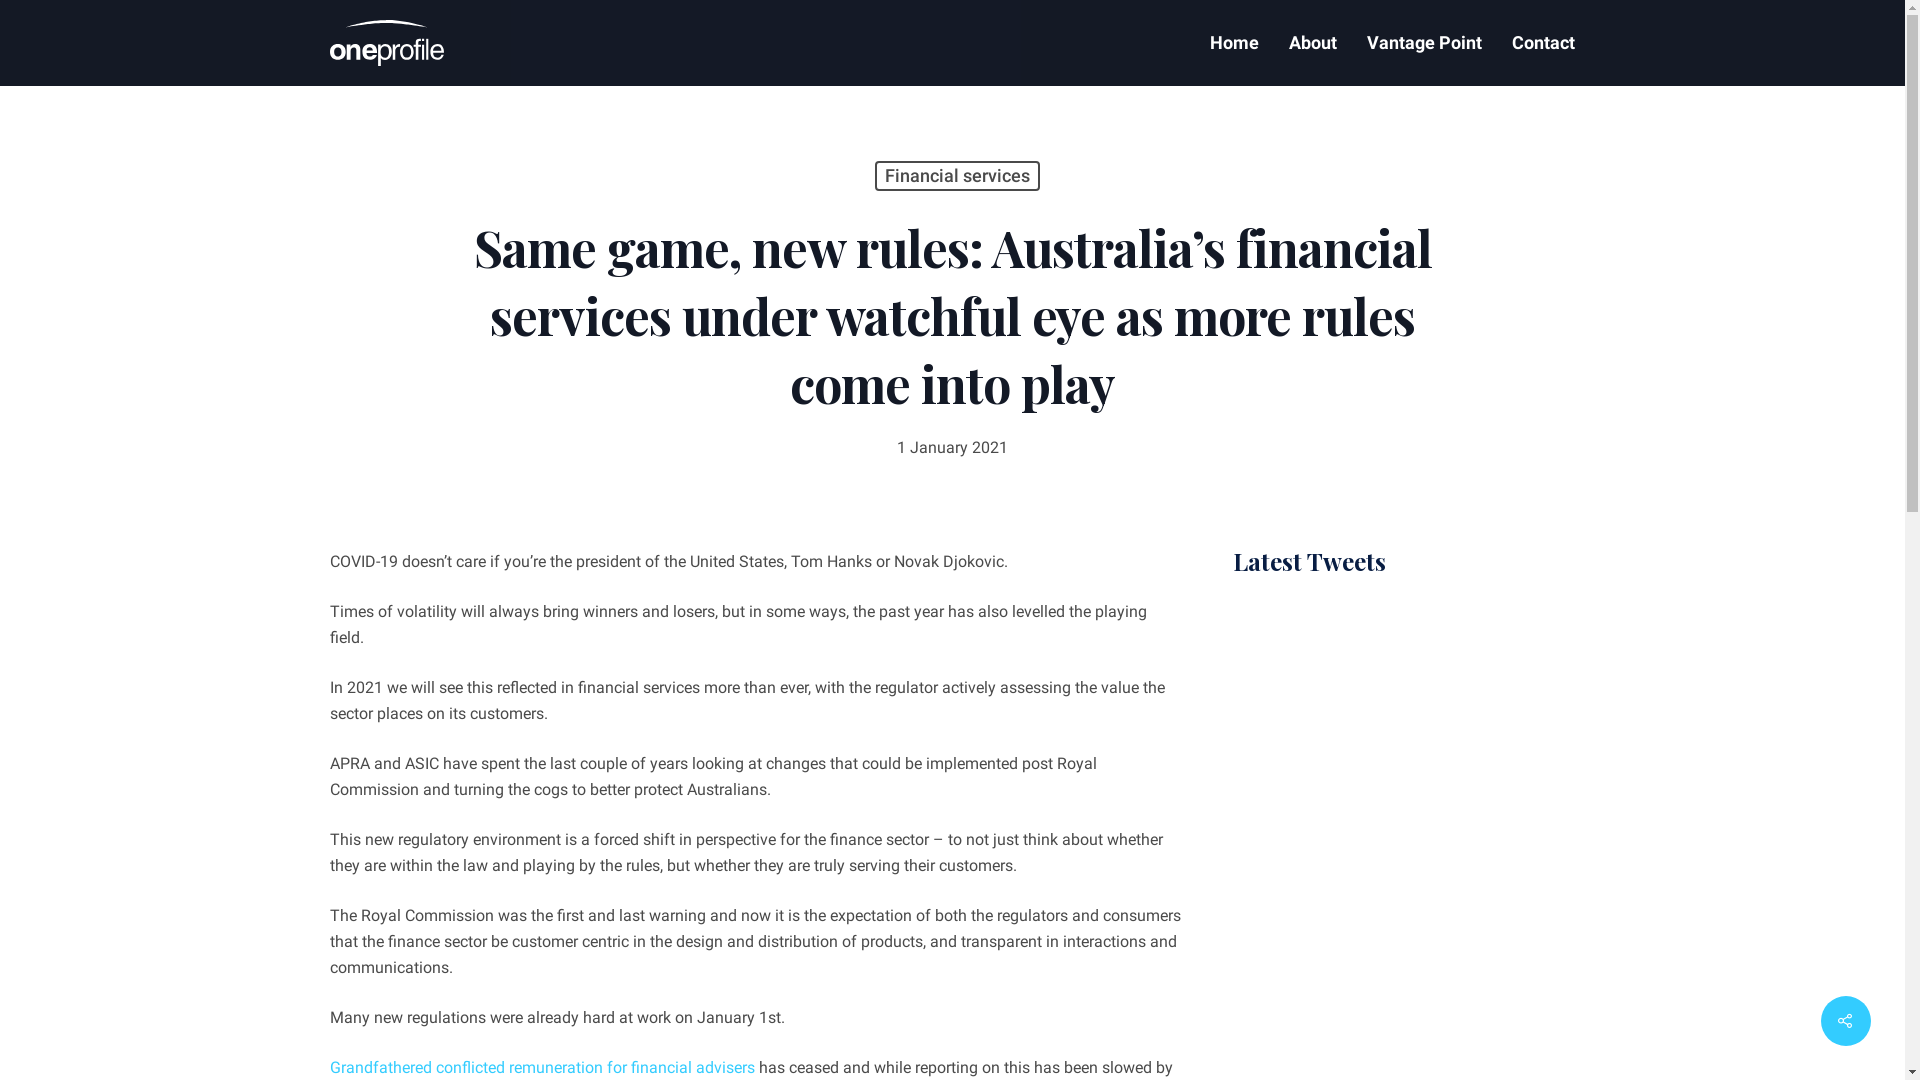 Image resolution: width=1920 pixels, height=1080 pixels. I want to click on 'About', so click(1313, 42).